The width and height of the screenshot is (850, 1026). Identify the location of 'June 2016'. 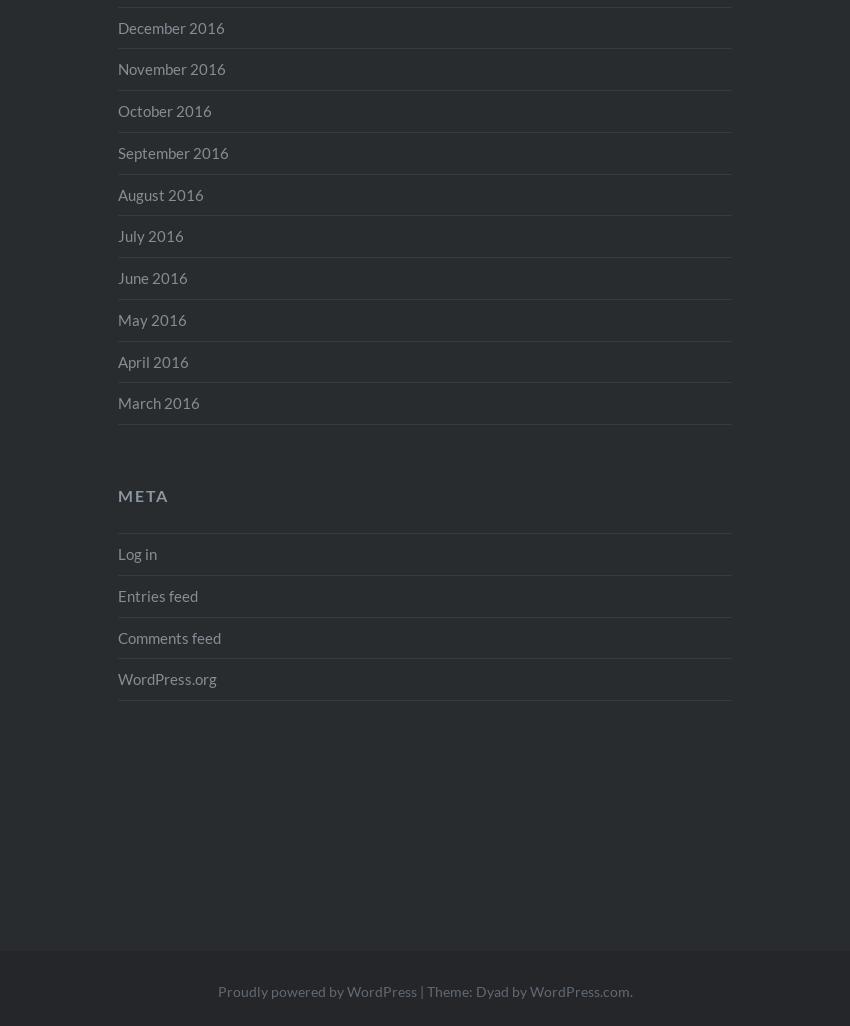
(153, 277).